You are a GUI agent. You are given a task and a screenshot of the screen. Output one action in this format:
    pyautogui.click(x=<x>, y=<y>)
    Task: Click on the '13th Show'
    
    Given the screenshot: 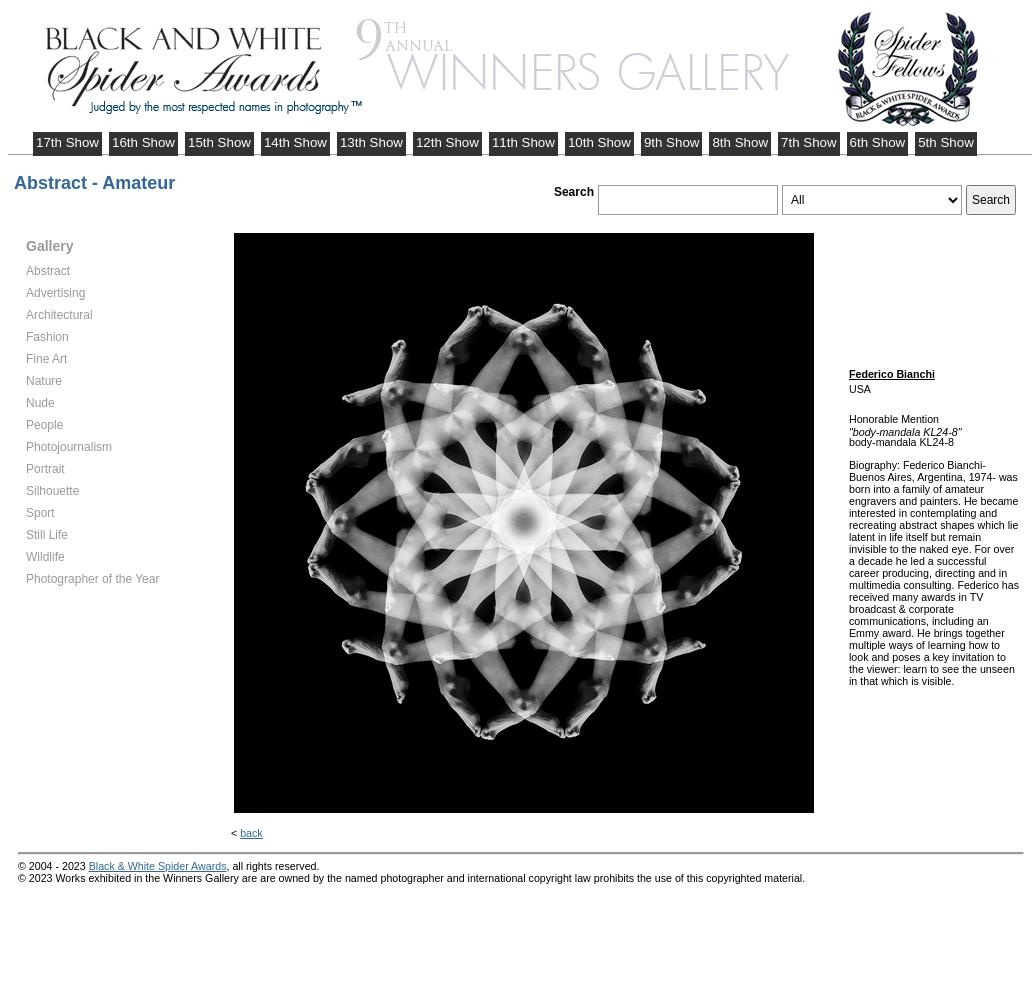 What is the action you would take?
    pyautogui.click(x=370, y=142)
    